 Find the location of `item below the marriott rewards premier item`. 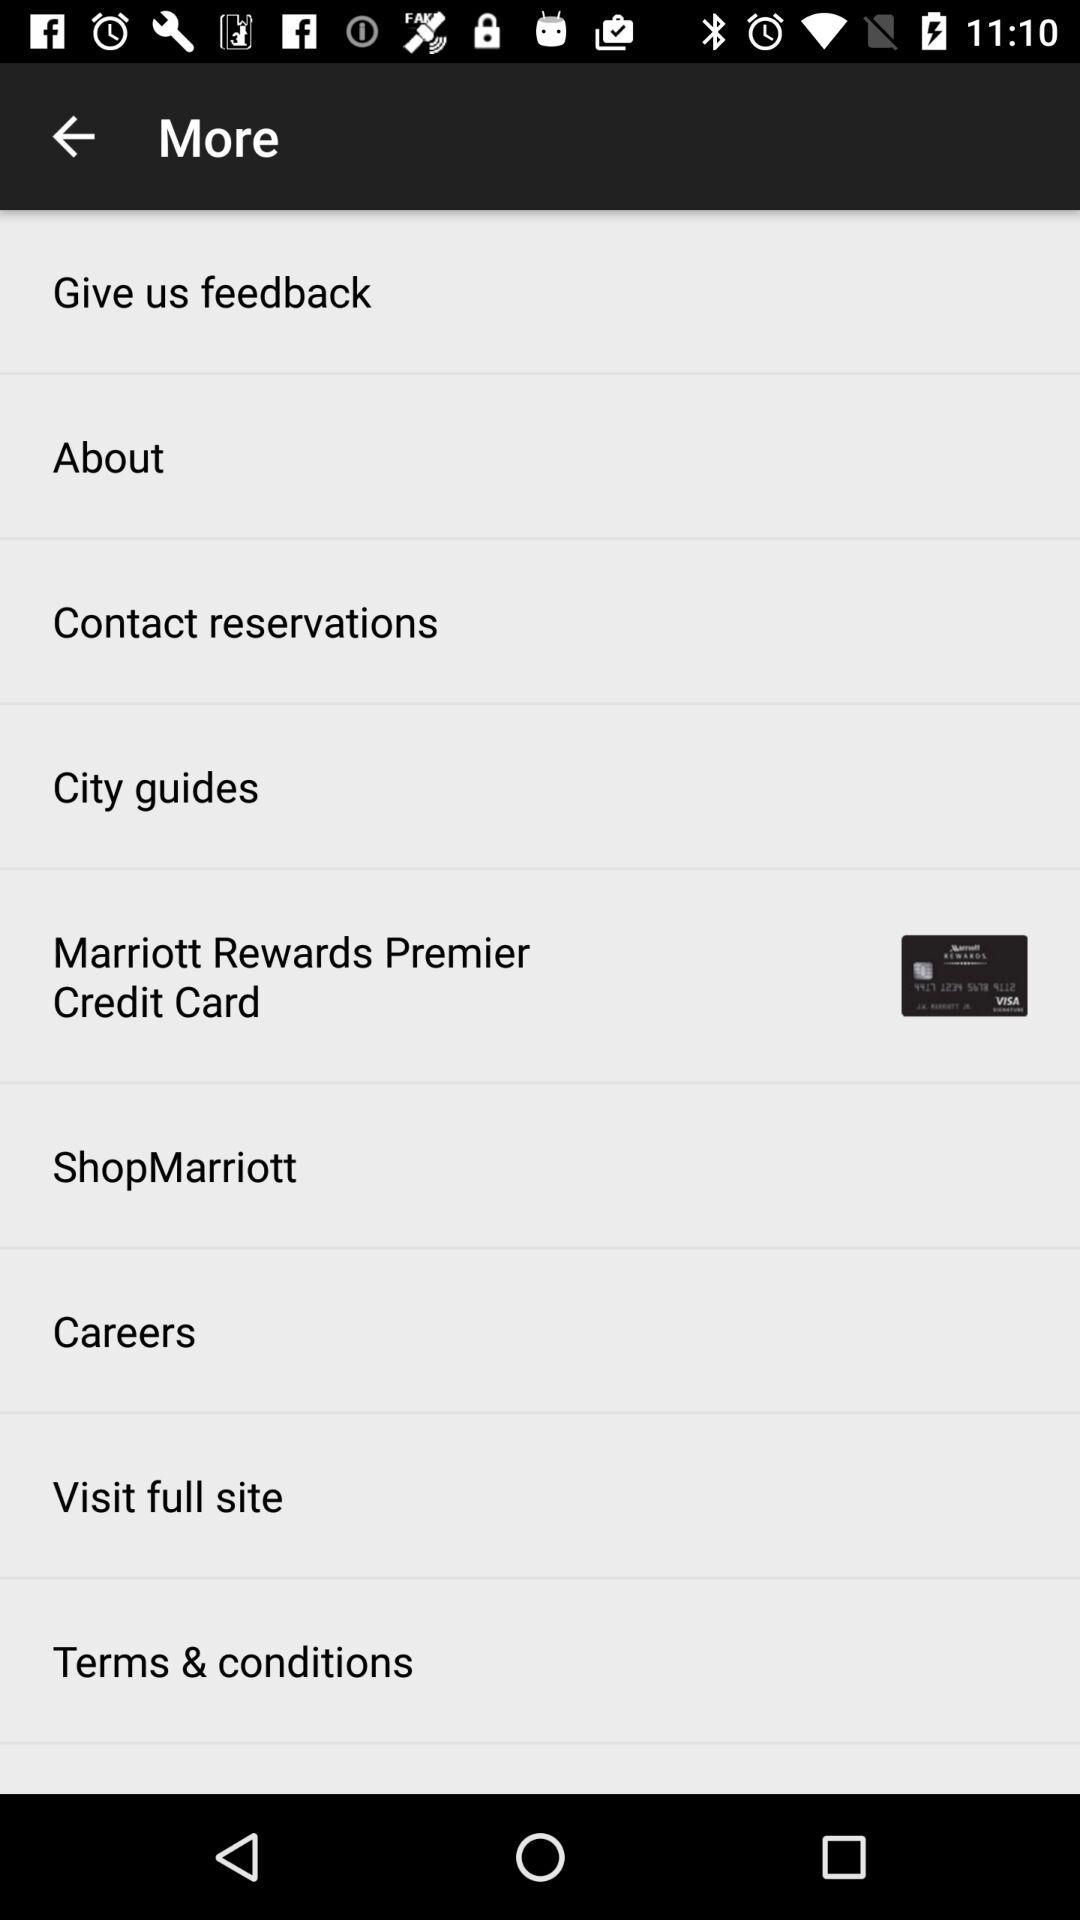

item below the marriott rewards premier item is located at coordinates (173, 1165).